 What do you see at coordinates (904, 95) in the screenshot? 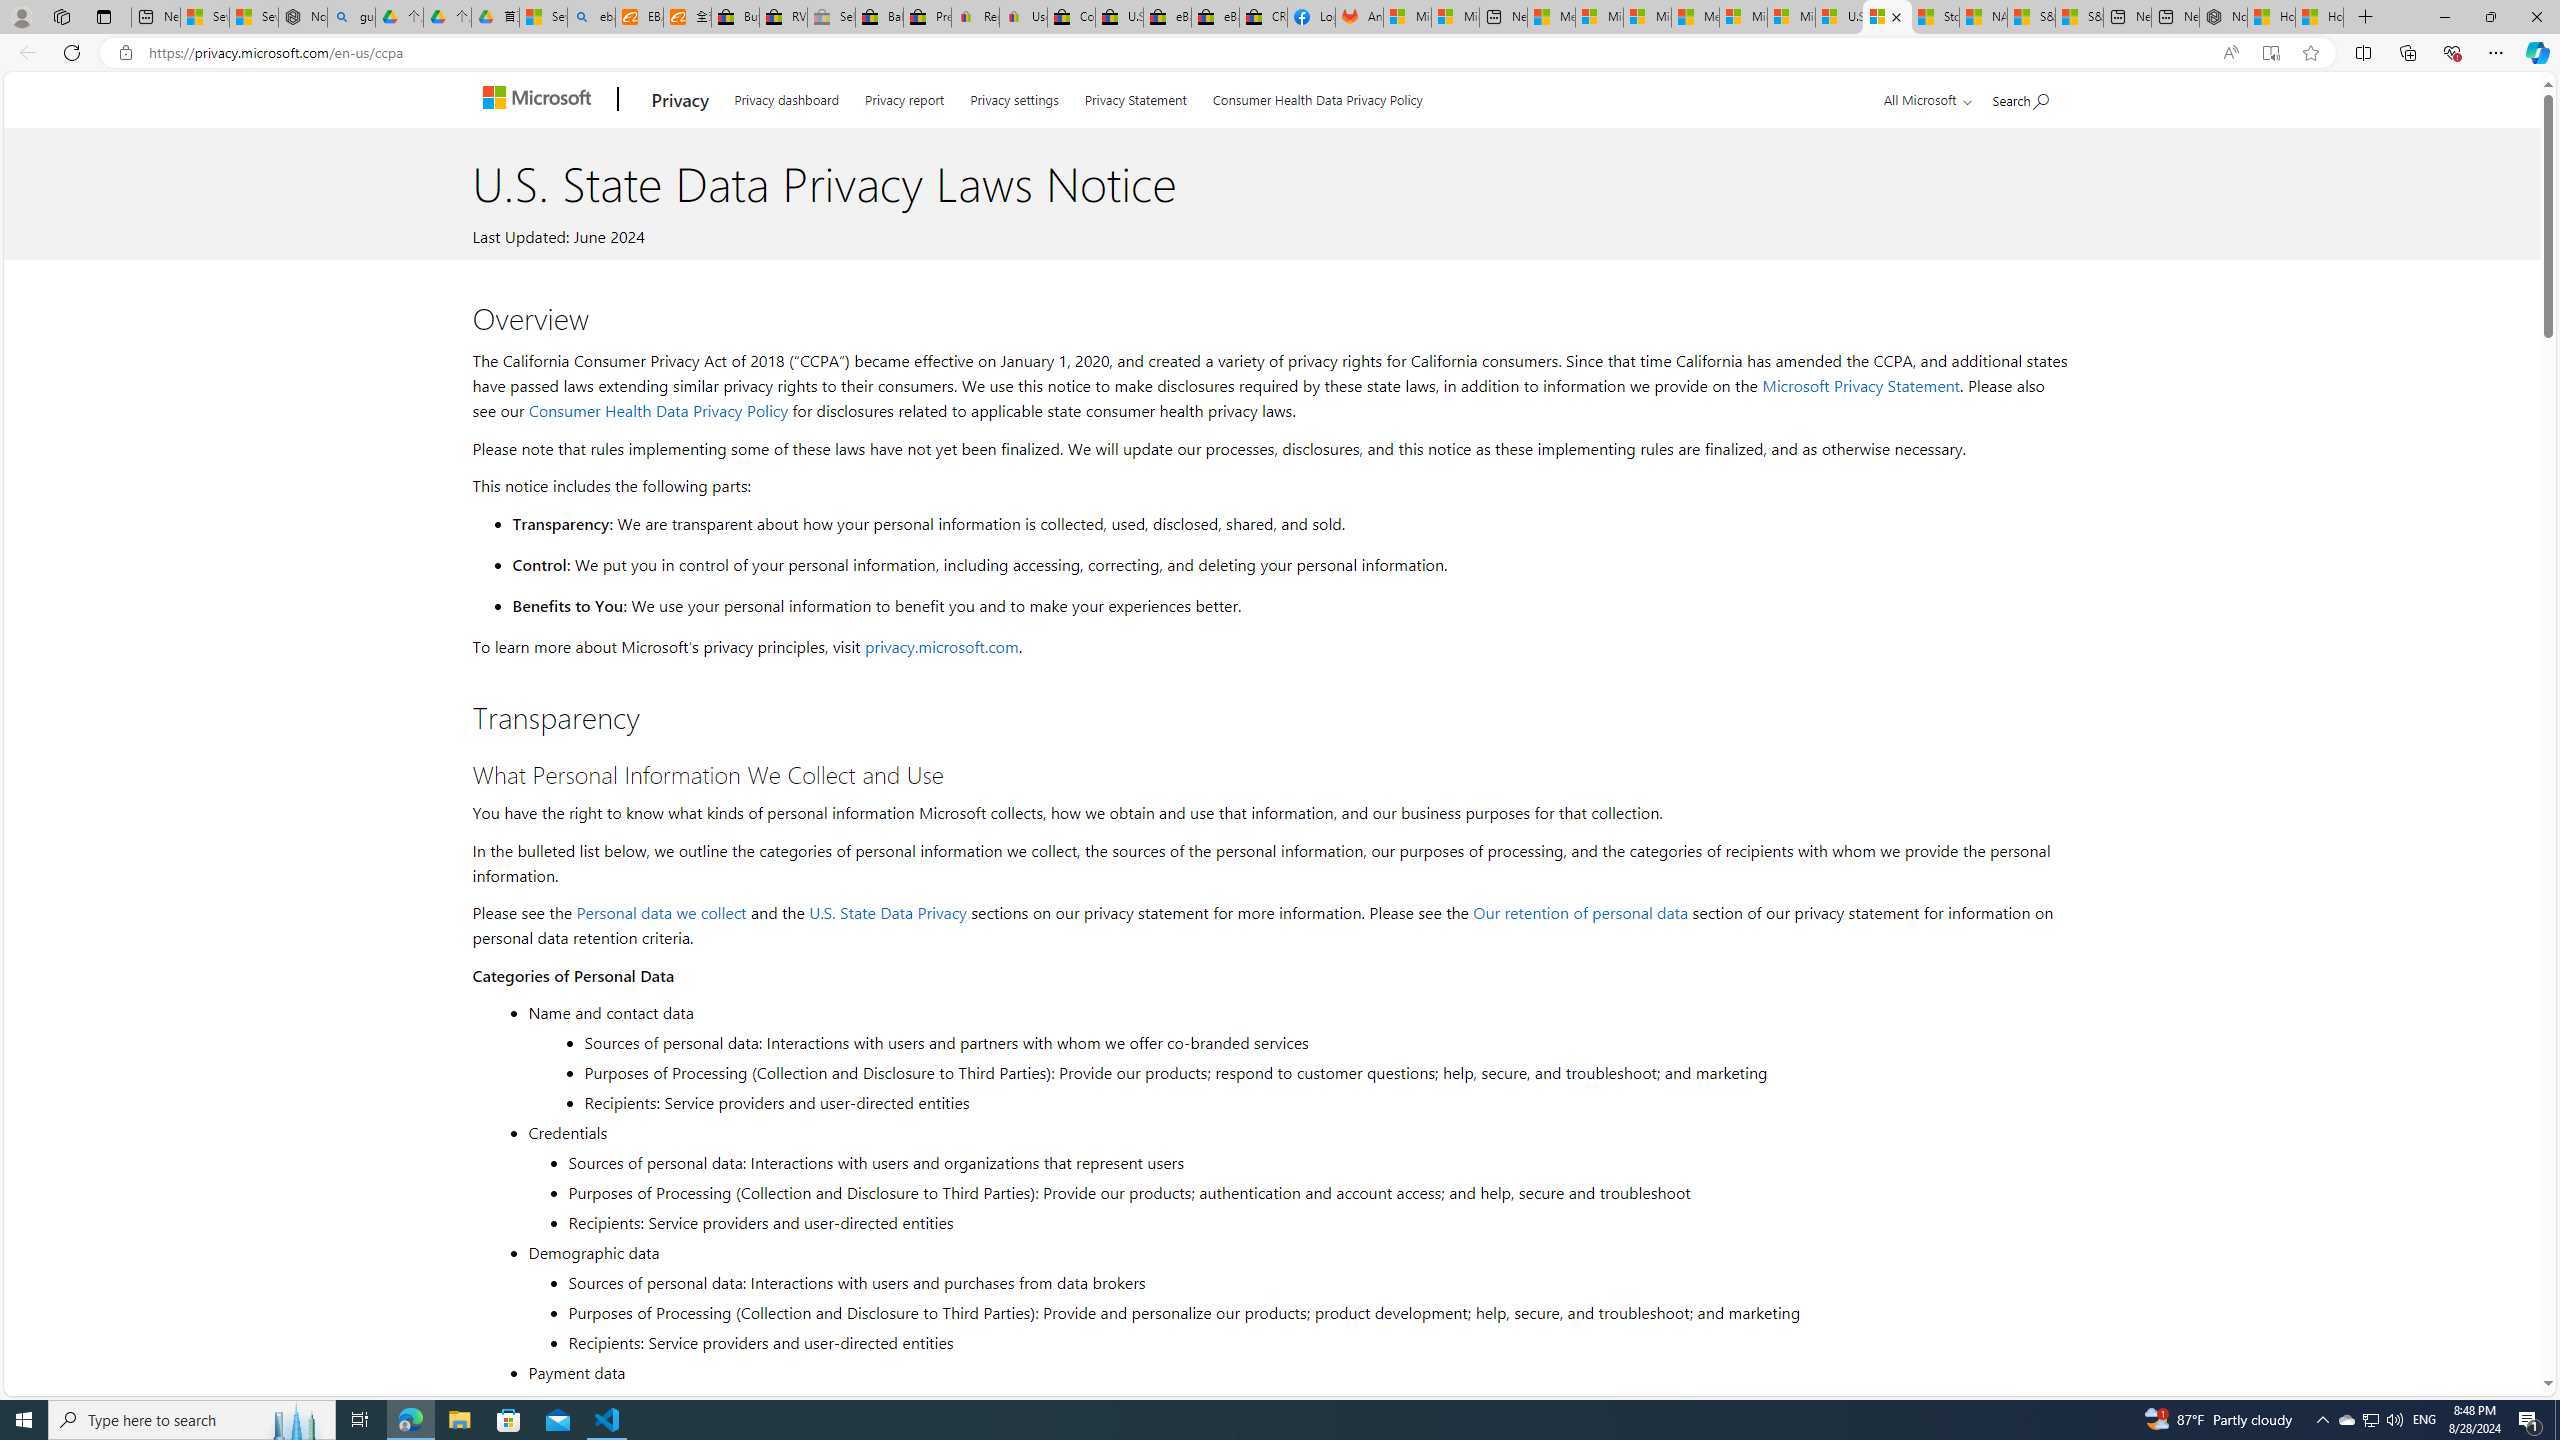
I see `'Privacy report'` at bounding box center [904, 95].